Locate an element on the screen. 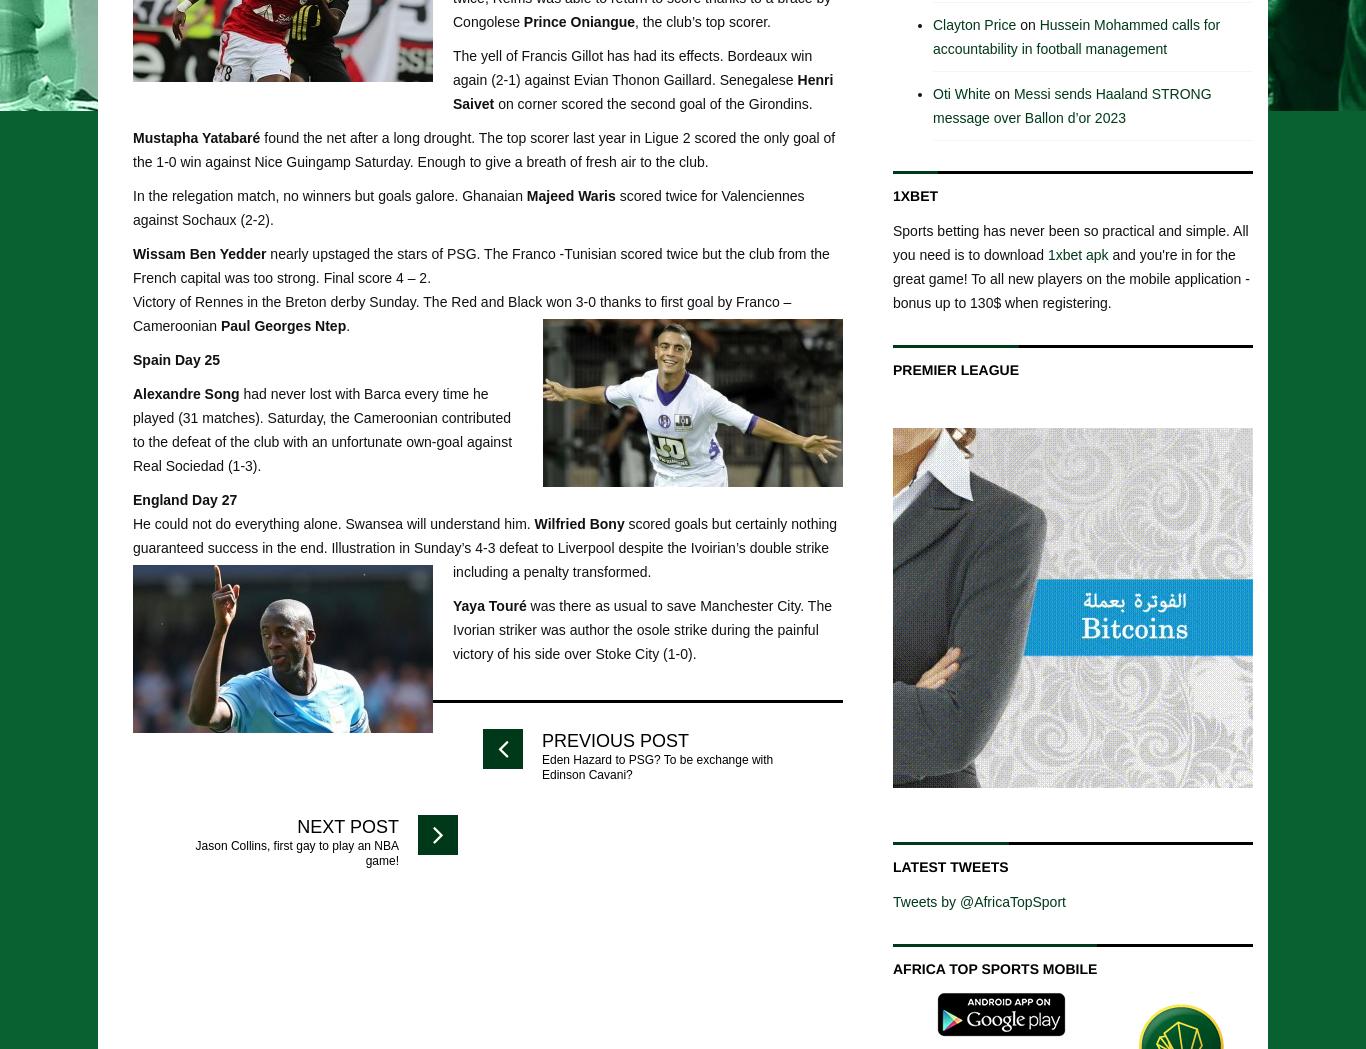 This screenshot has width=1366, height=1049. 'Clayton Price' is located at coordinates (974, 23).